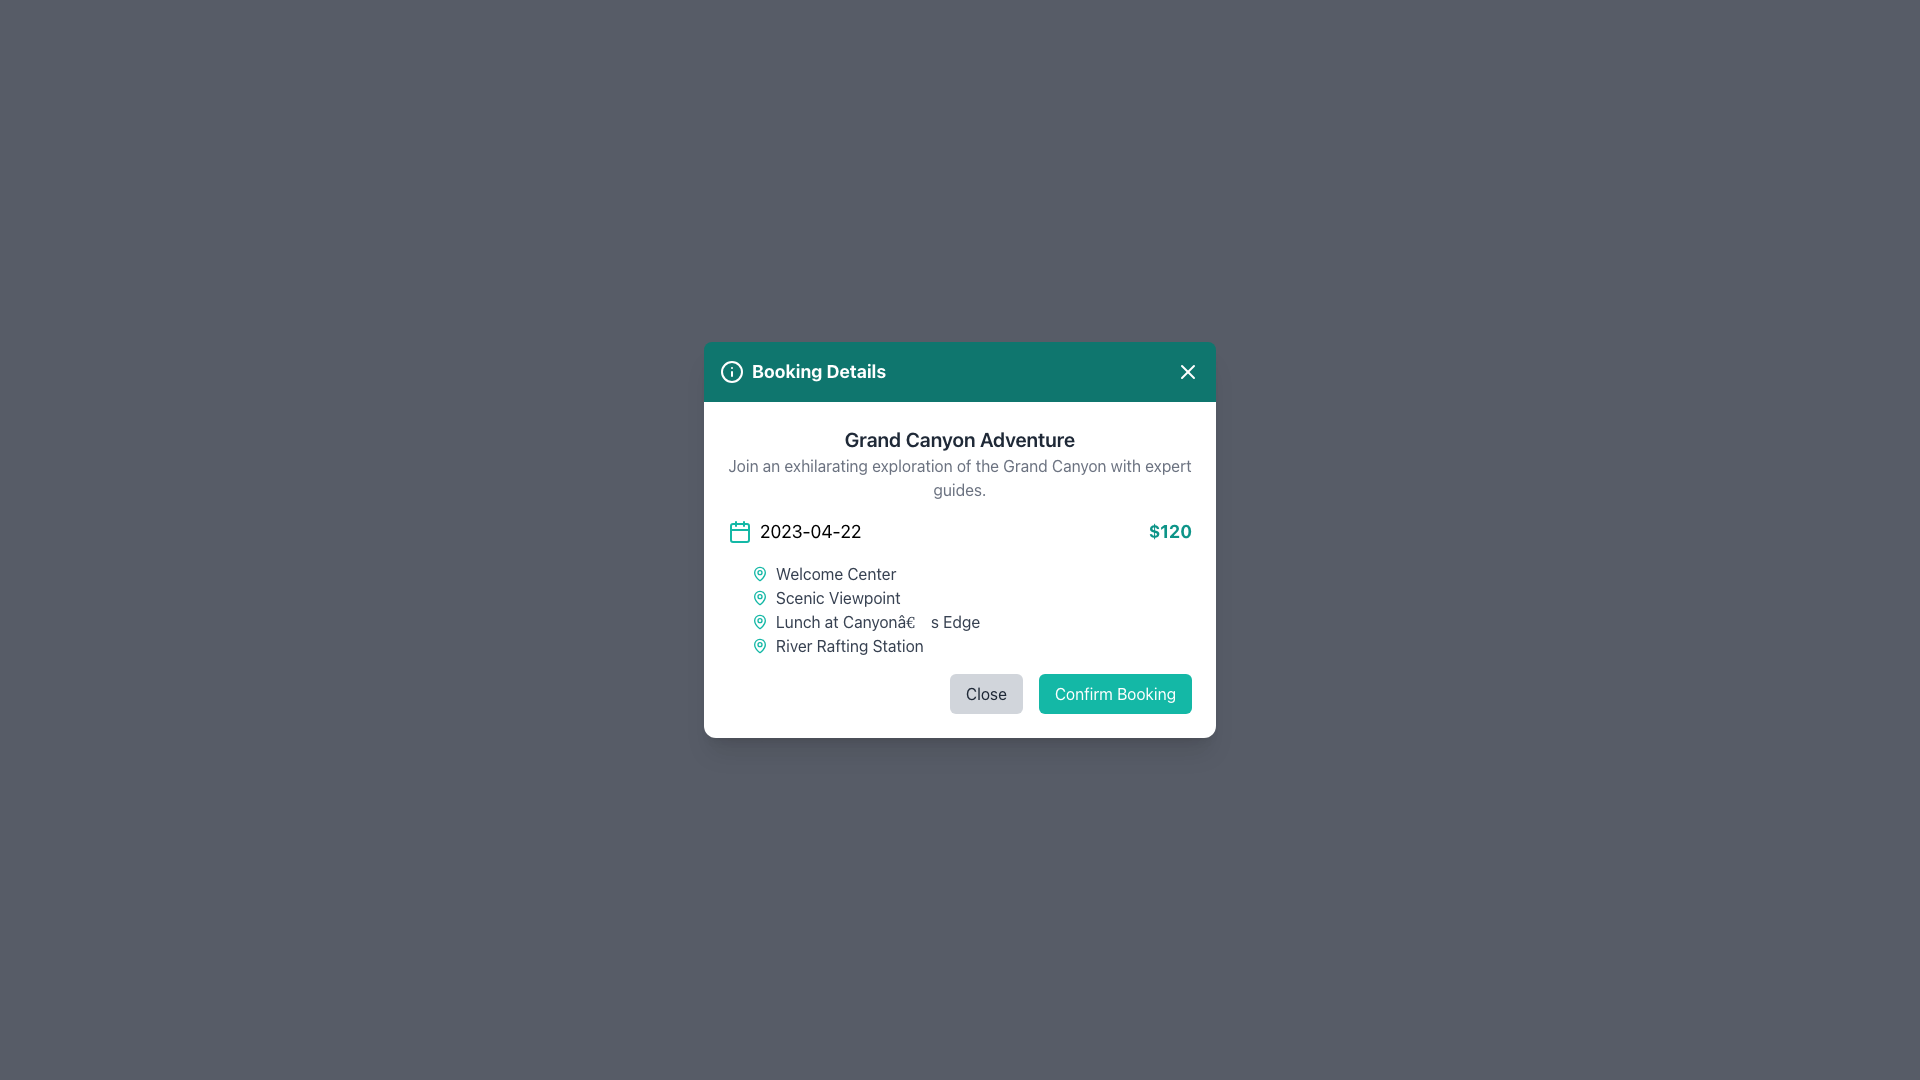 Image resolution: width=1920 pixels, height=1080 pixels. What do you see at coordinates (1170, 531) in the screenshot?
I see `the text element displaying '$120' in bold teal font, located in the upper-right section of the modal dialog` at bounding box center [1170, 531].